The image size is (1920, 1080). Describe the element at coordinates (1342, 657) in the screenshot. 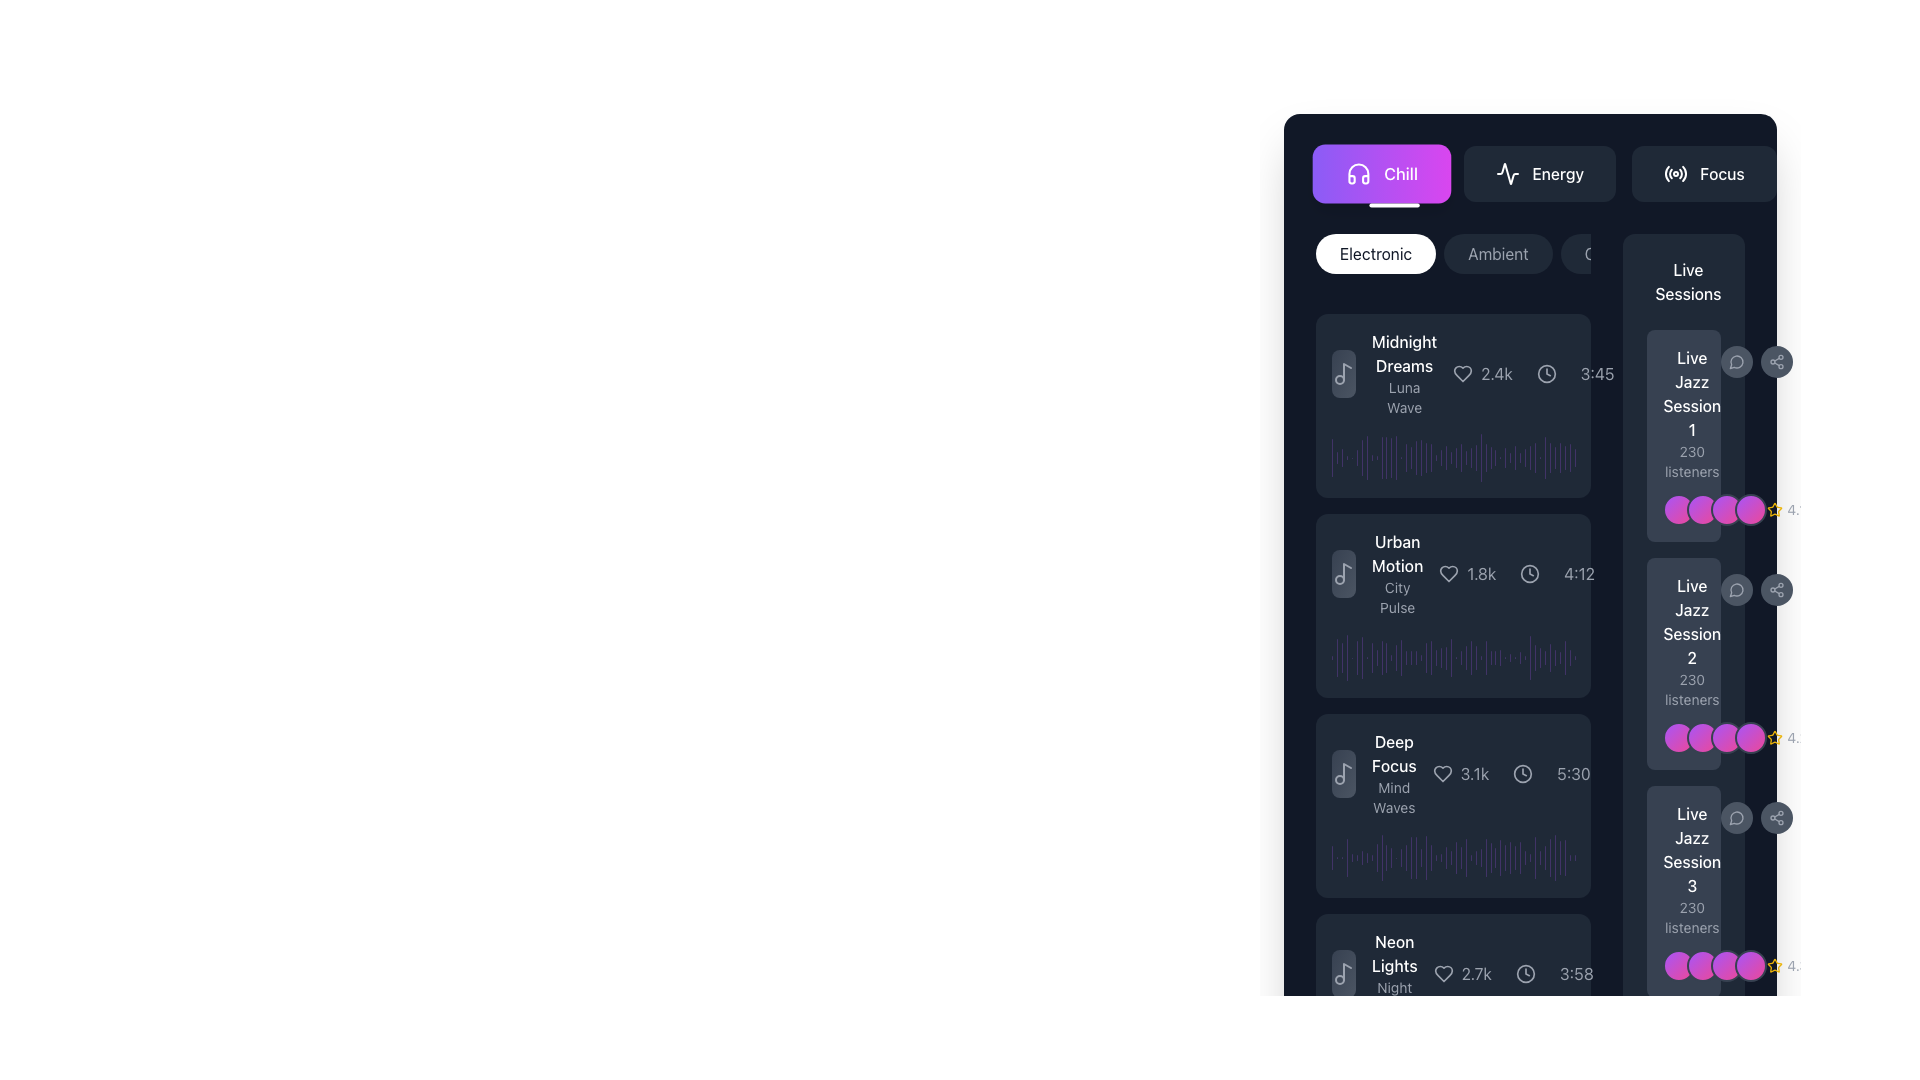

I see `the third vertical bar in the sequence of graphical indicators, which represents a data value` at that location.